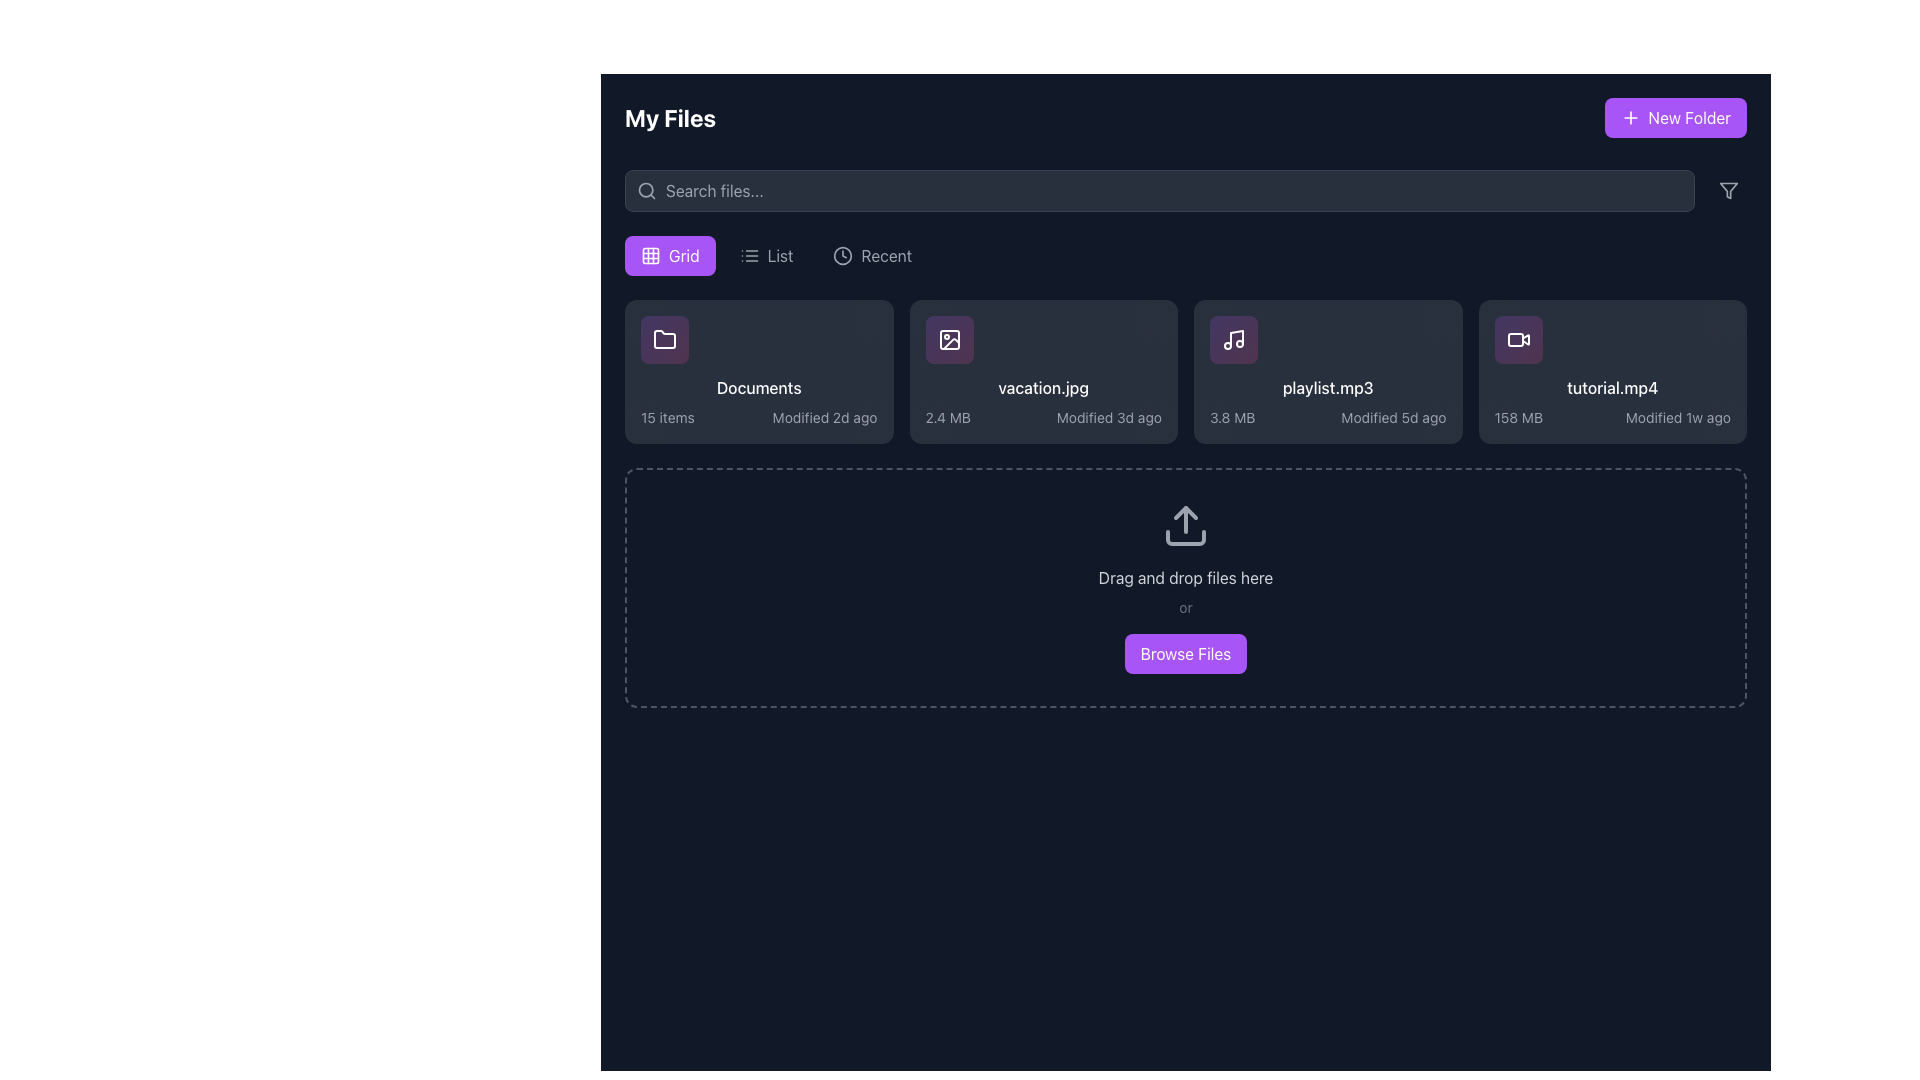 This screenshot has width=1920, height=1080. I want to click on the text field displaying 'Modified 2d ago', so click(825, 416).